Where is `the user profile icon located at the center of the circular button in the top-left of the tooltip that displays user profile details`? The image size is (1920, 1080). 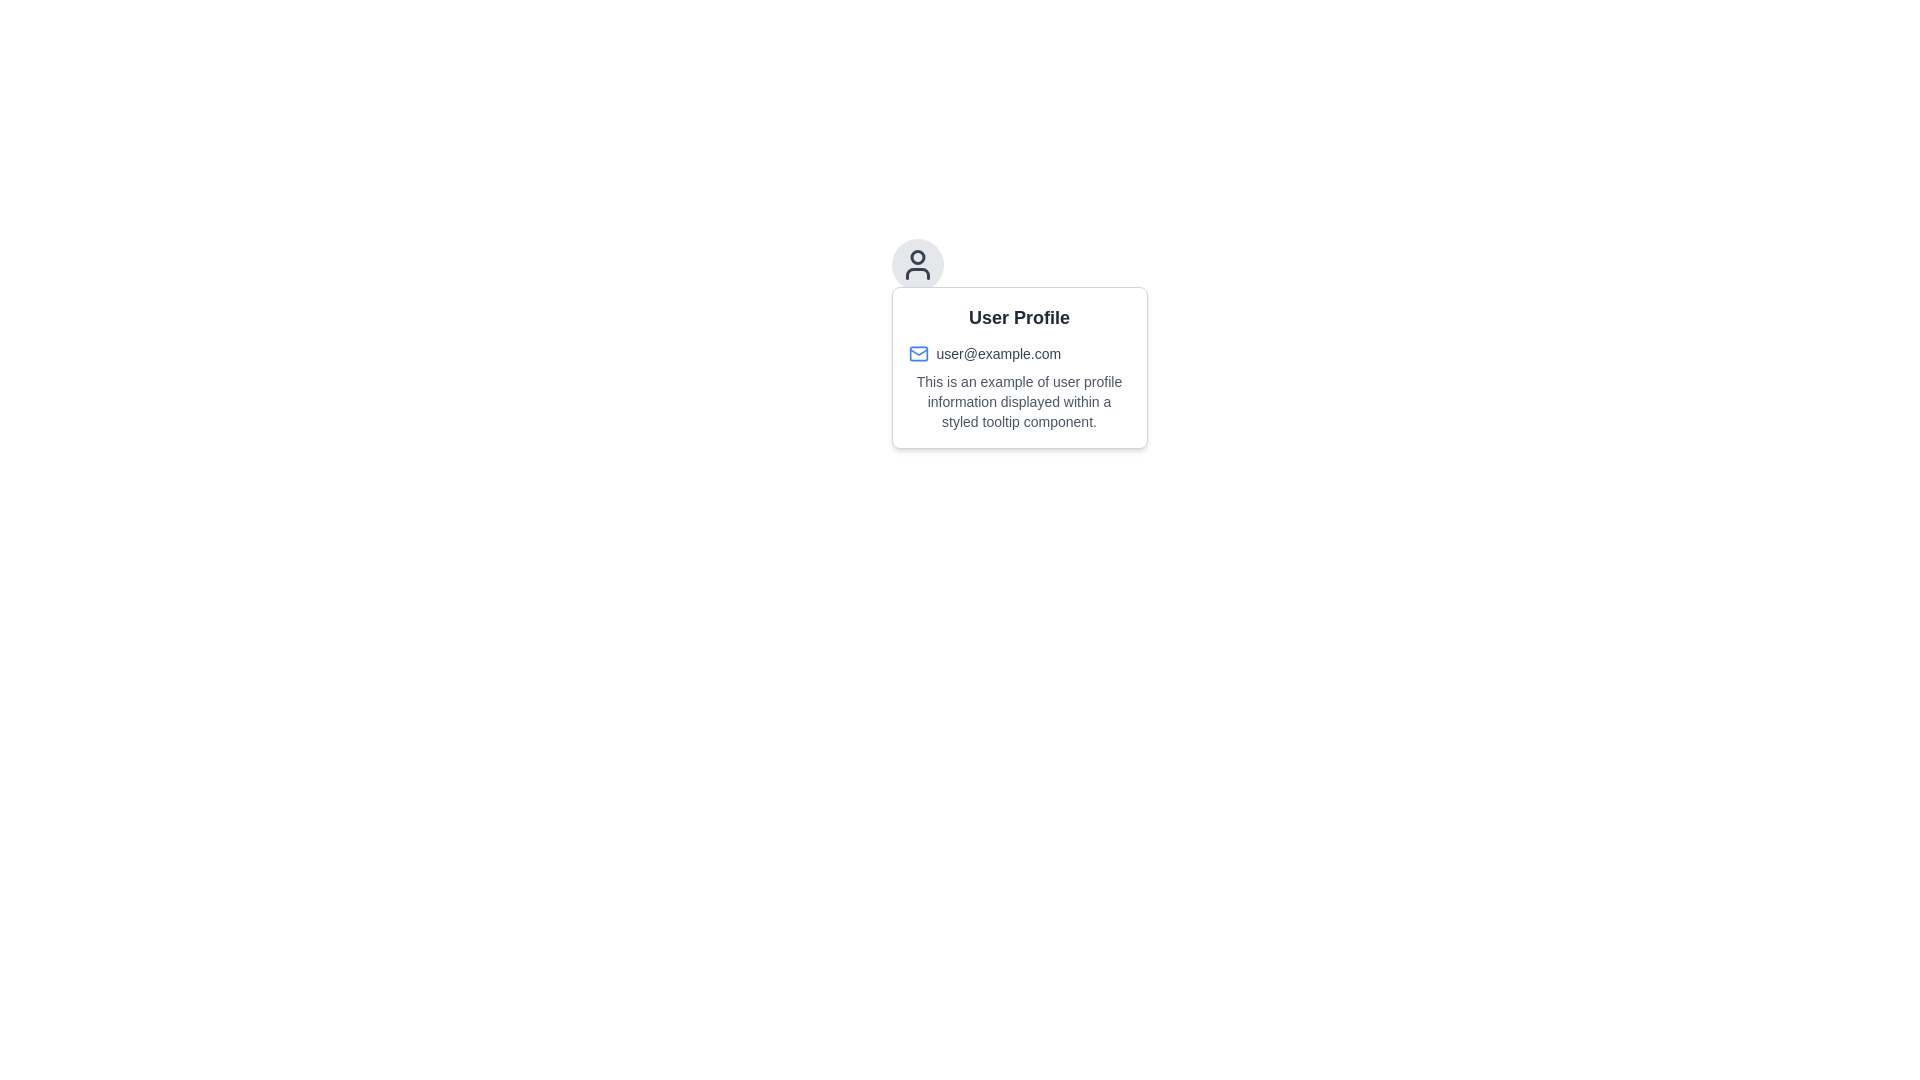
the user profile icon located at the center of the circular button in the top-left of the tooltip that displays user profile details is located at coordinates (916, 264).